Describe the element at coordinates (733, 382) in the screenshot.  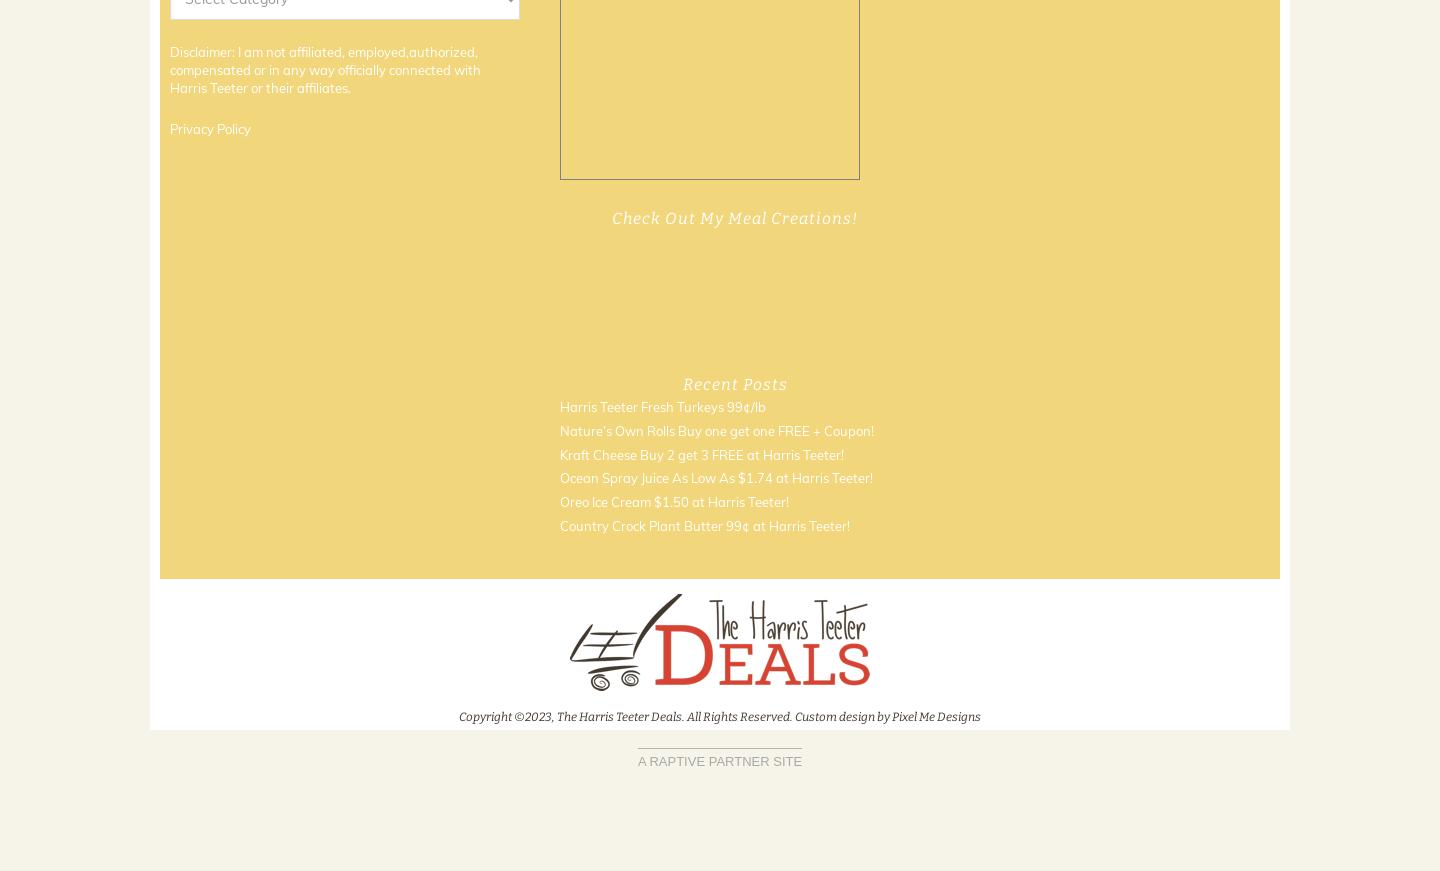
I see `'Recent Posts'` at that location.